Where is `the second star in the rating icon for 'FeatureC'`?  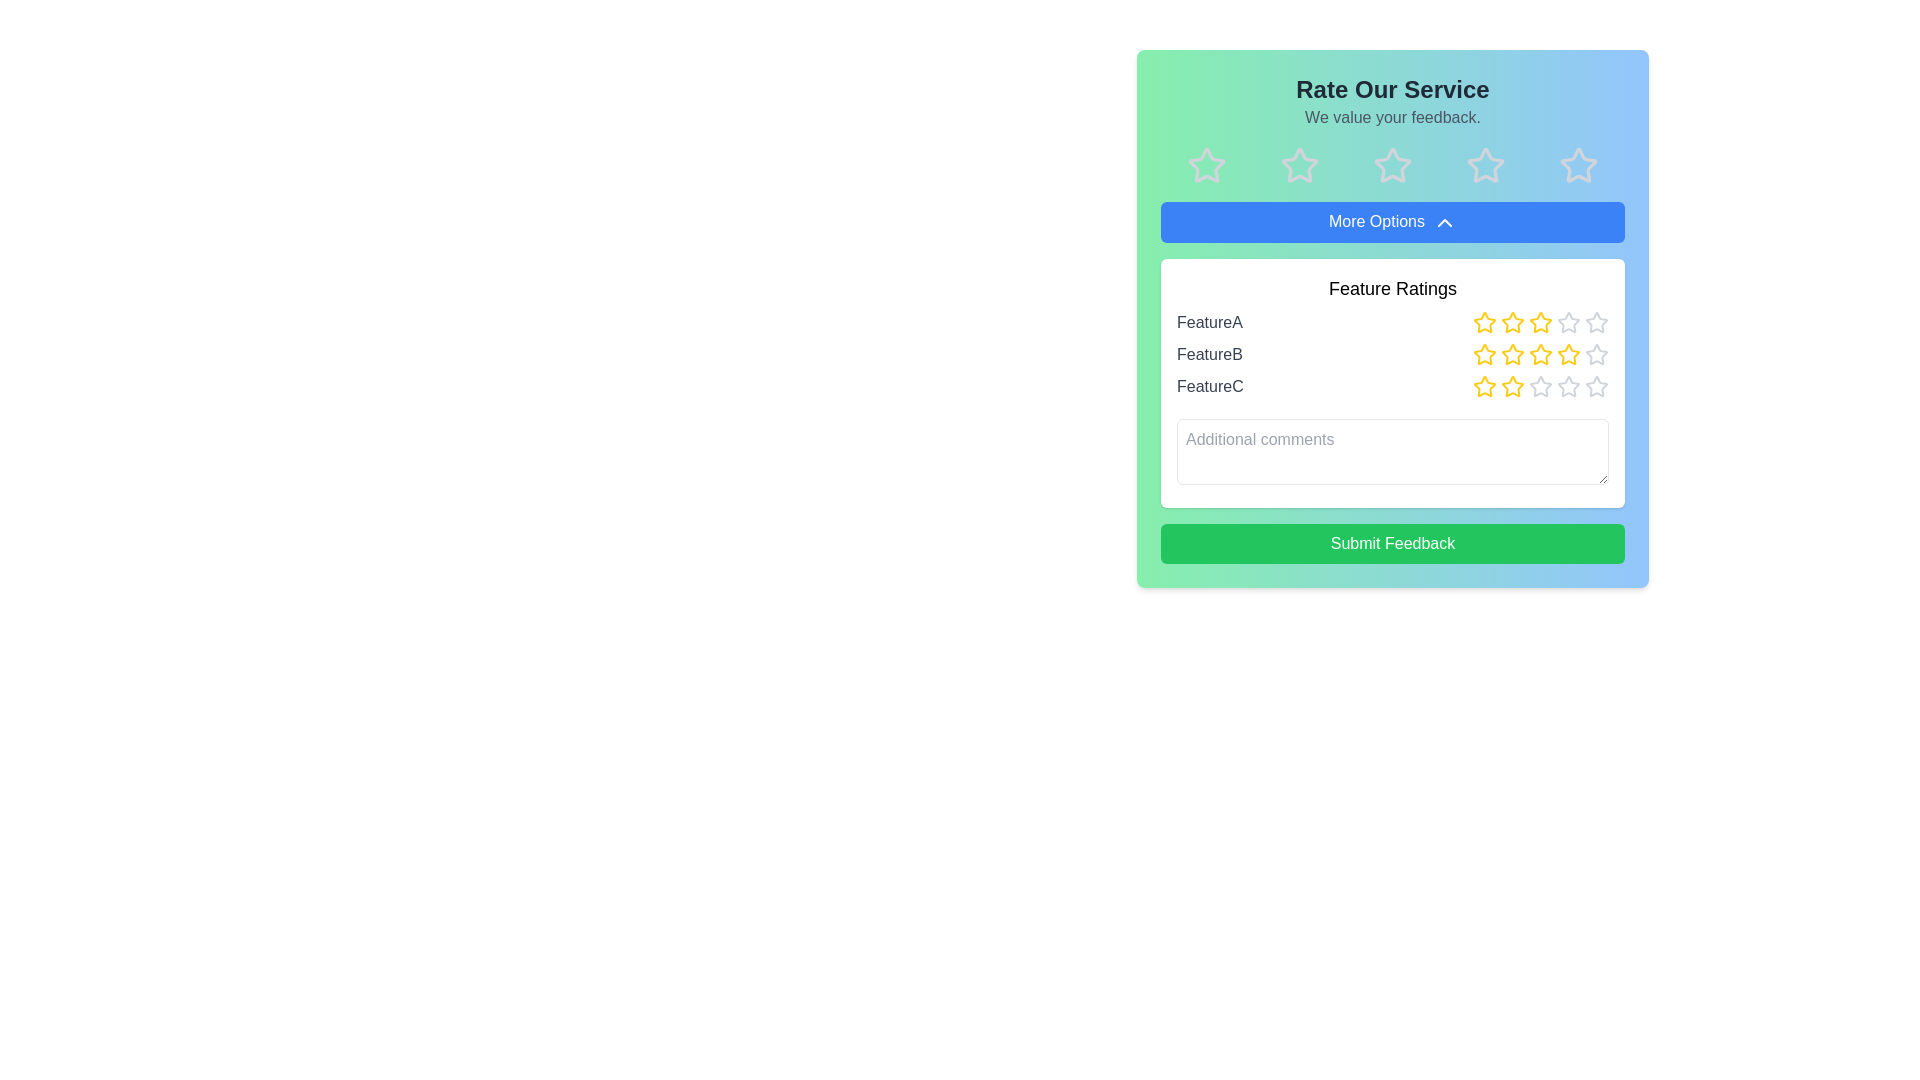 the second star in the rating icon for 'FeatureC' is located at coordinates (1484, 386).